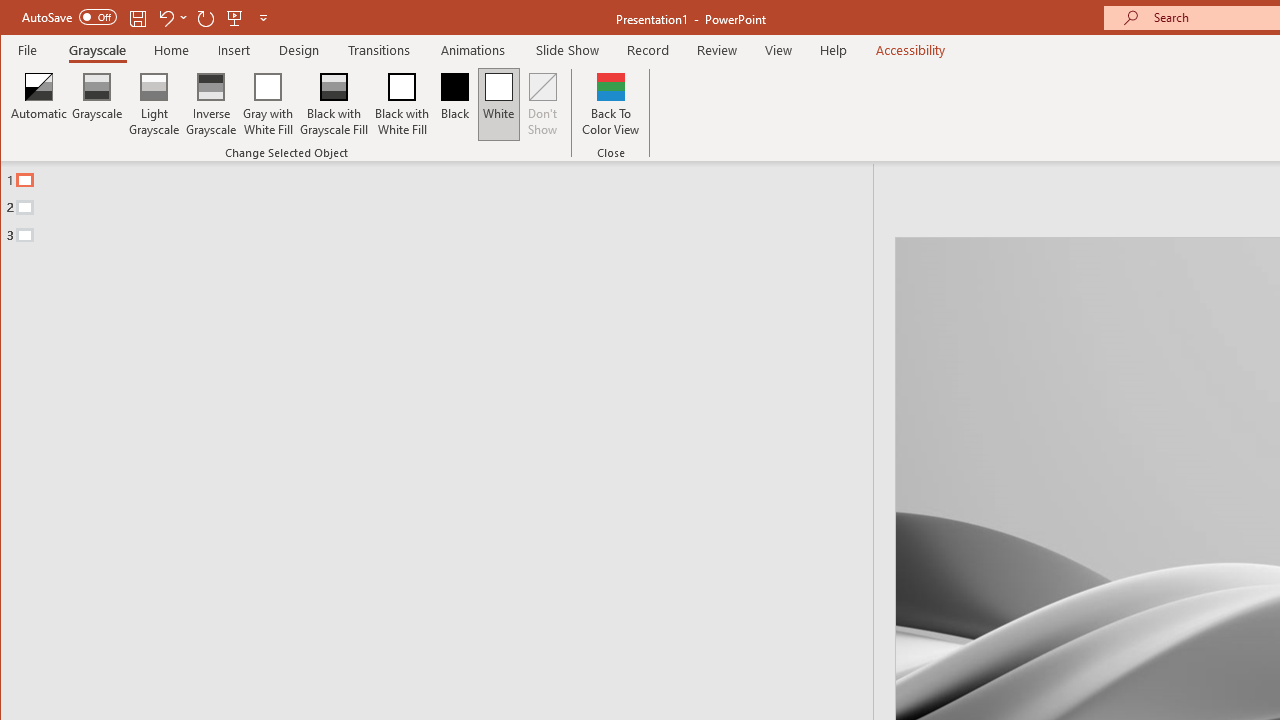 This screenshot has width=1280, height=720. What do you see at coordinates (96, 104) in the screenshot?
I see `'Grayscale'` at bounding box center [96, 104].